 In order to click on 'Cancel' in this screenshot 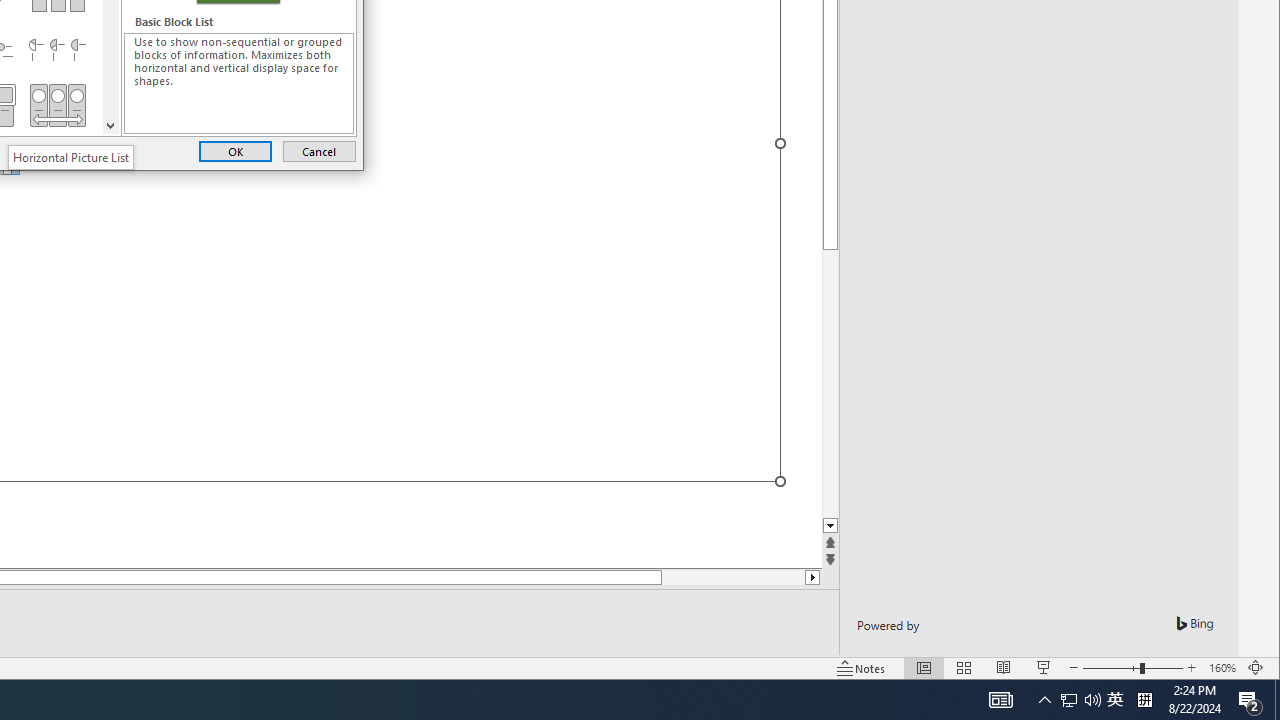, I will do `click(318, 150)`.